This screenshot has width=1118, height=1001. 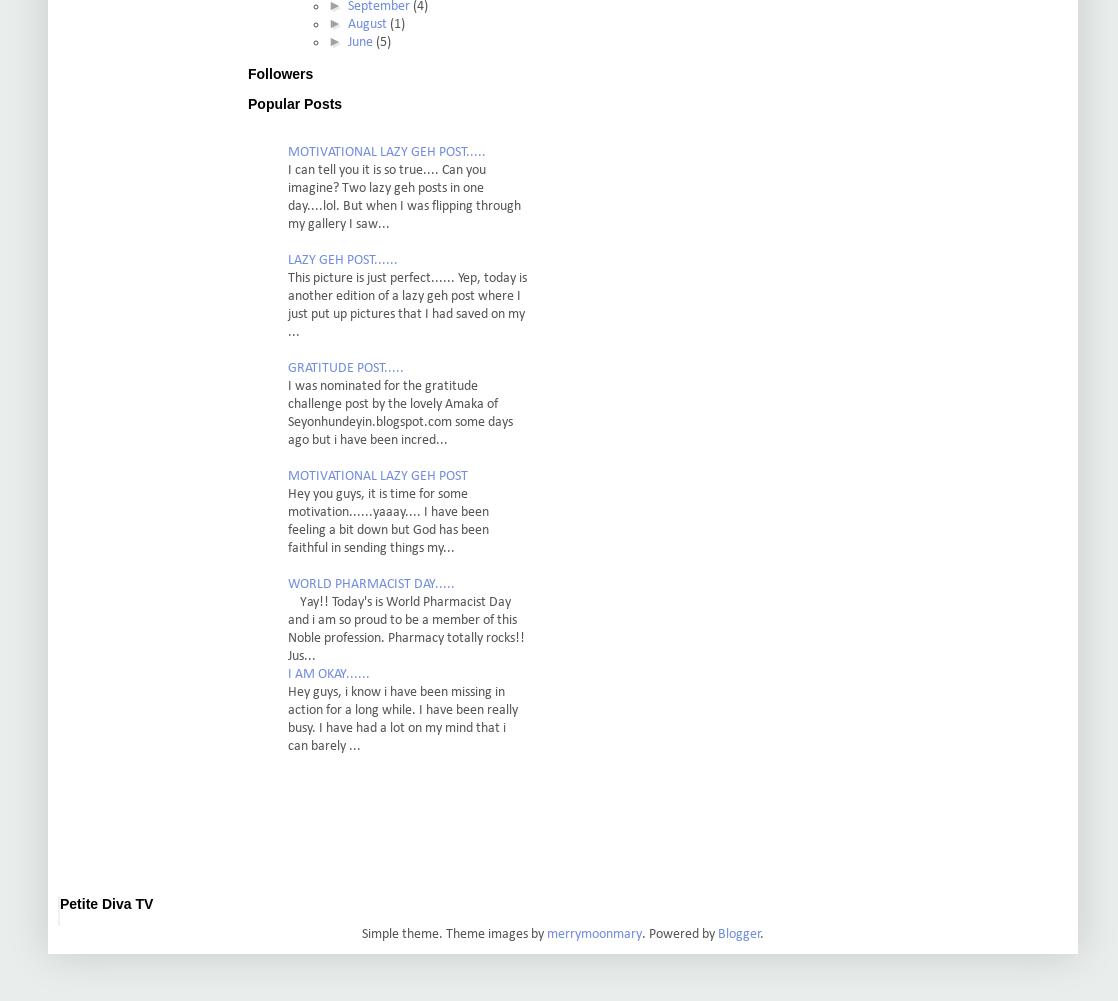 I want to click on 'GRATITUDE POST.....', so click(x=286, y=367).